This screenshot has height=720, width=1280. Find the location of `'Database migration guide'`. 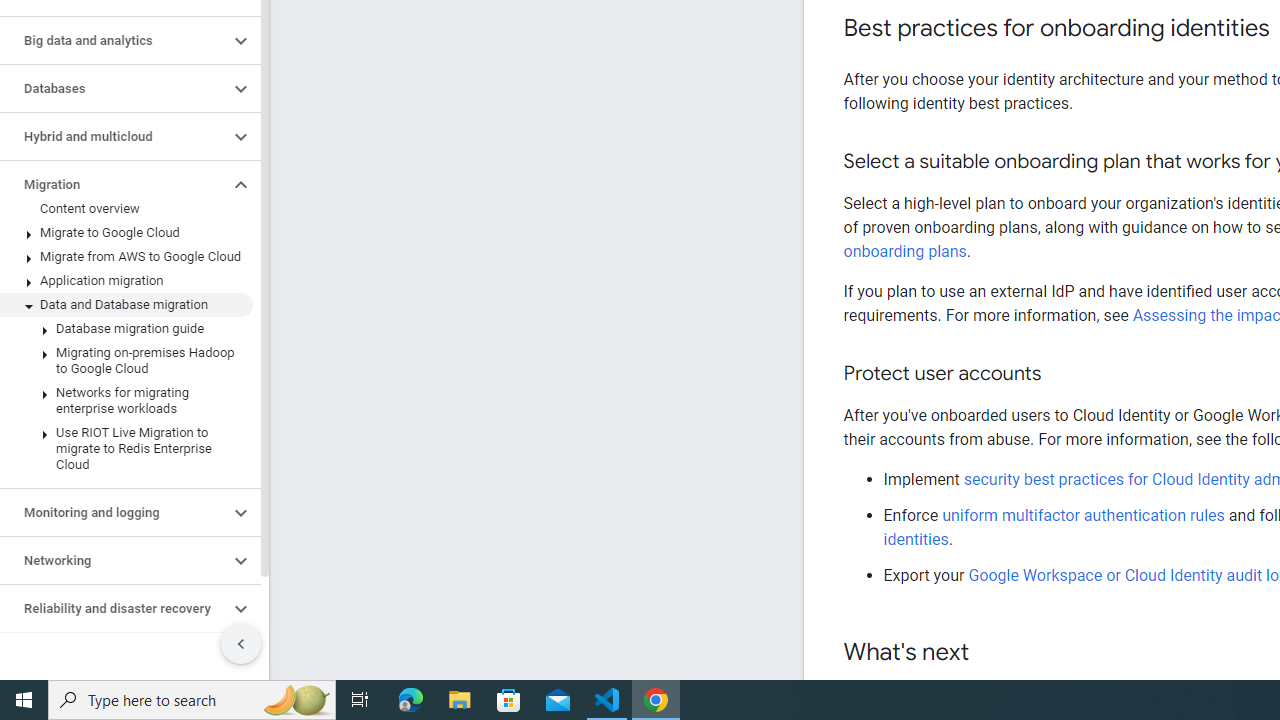

'Database migration guide' is located at coordinates (125, 328).